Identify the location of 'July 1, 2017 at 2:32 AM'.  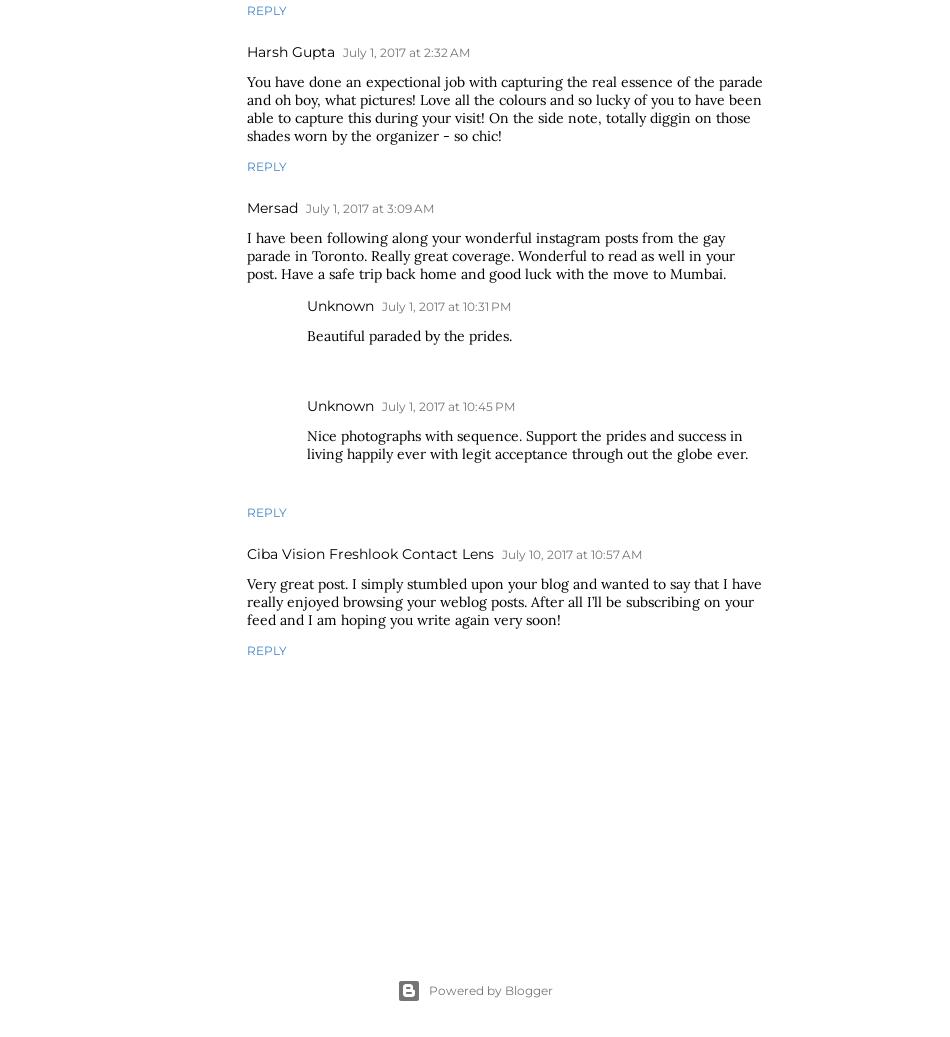
(405, 51).